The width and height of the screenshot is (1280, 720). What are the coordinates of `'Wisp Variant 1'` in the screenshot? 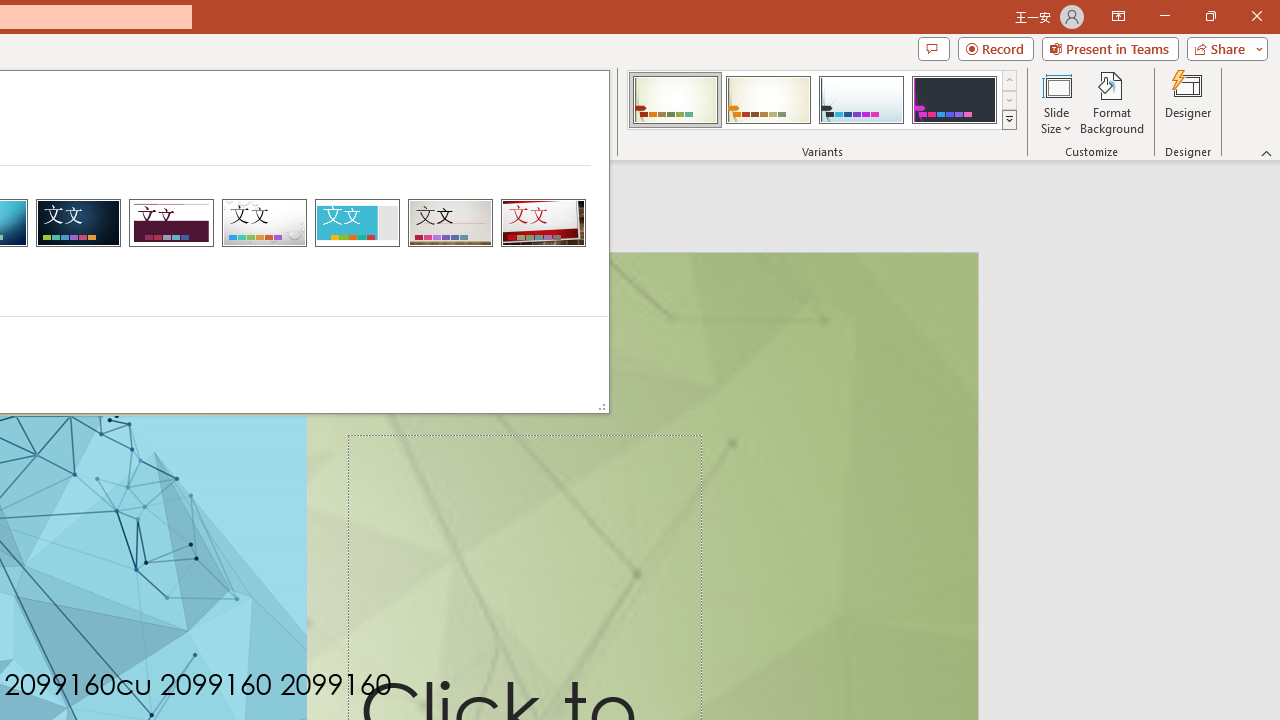 It's located at (675, 100).